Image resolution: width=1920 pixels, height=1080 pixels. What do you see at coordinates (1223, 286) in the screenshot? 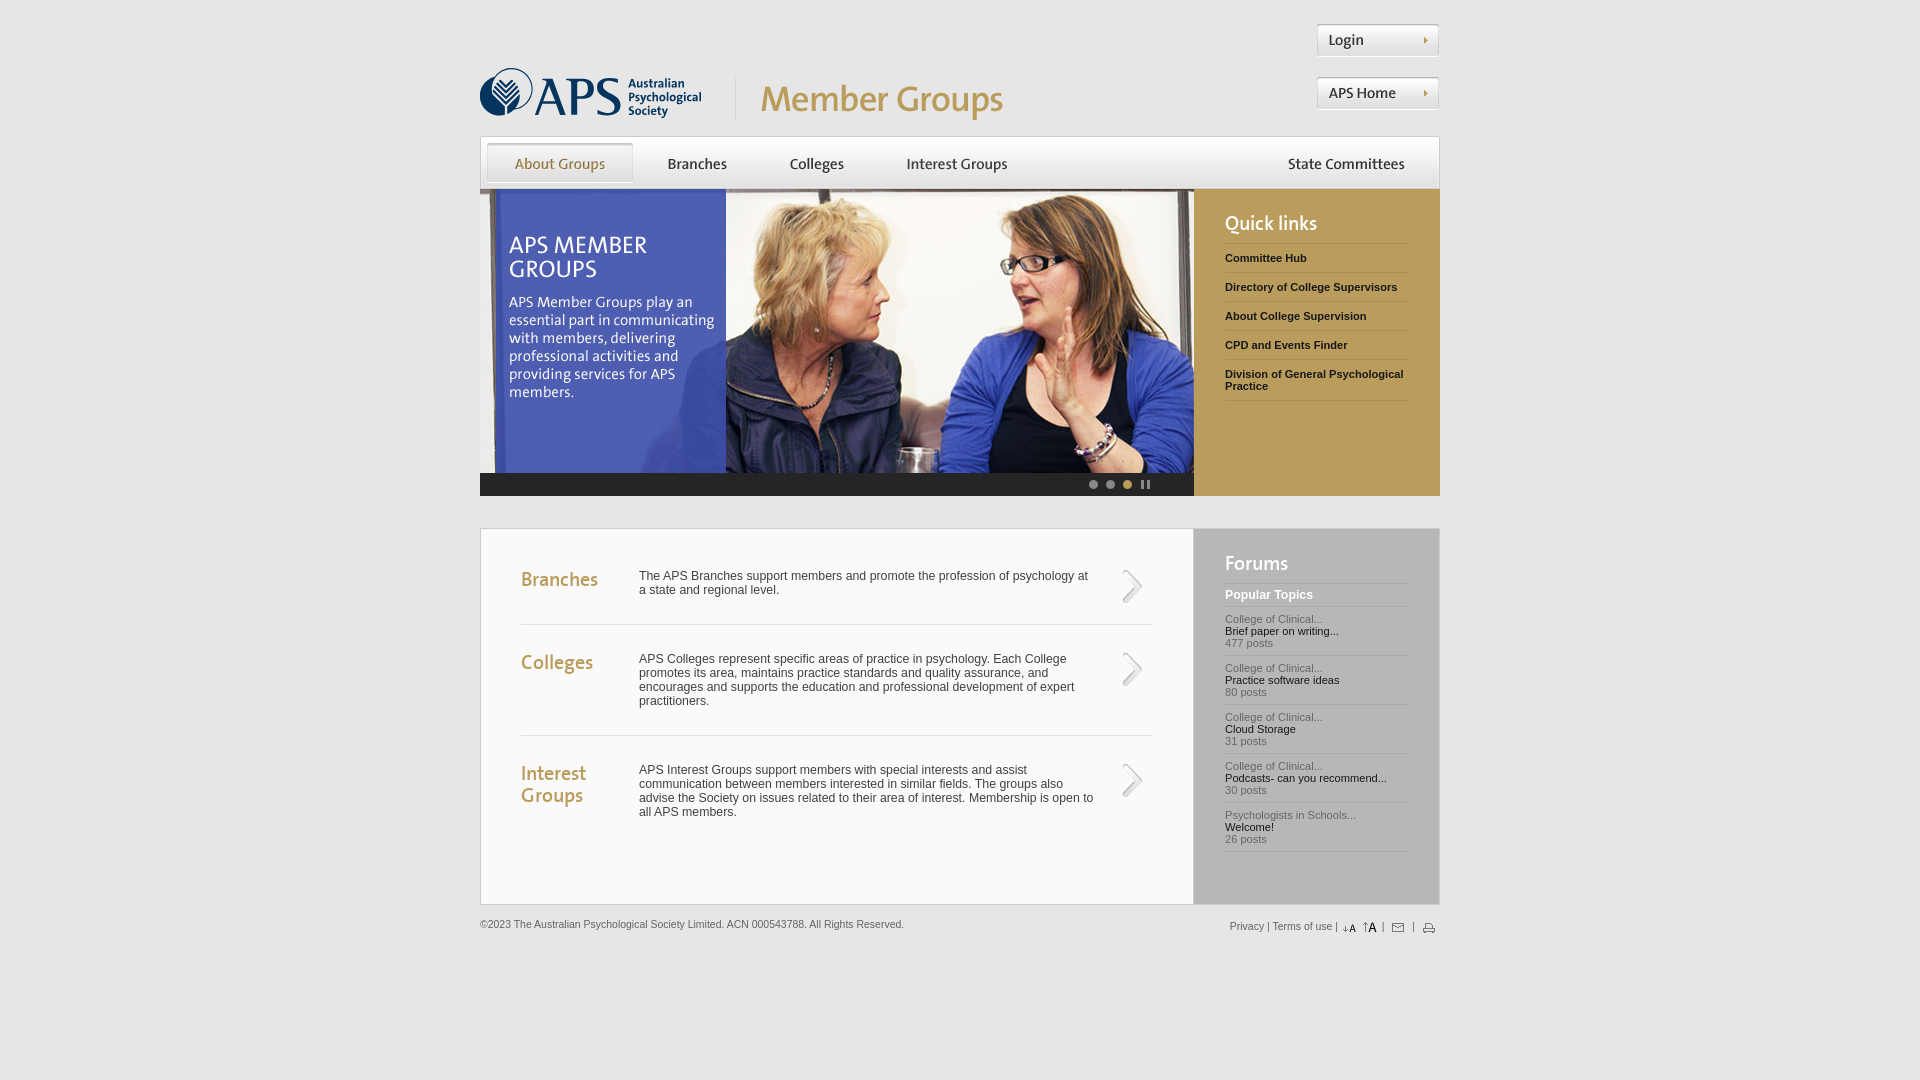
I see `'Directory of College Supervisors'` at bounding box center [1223, 286].